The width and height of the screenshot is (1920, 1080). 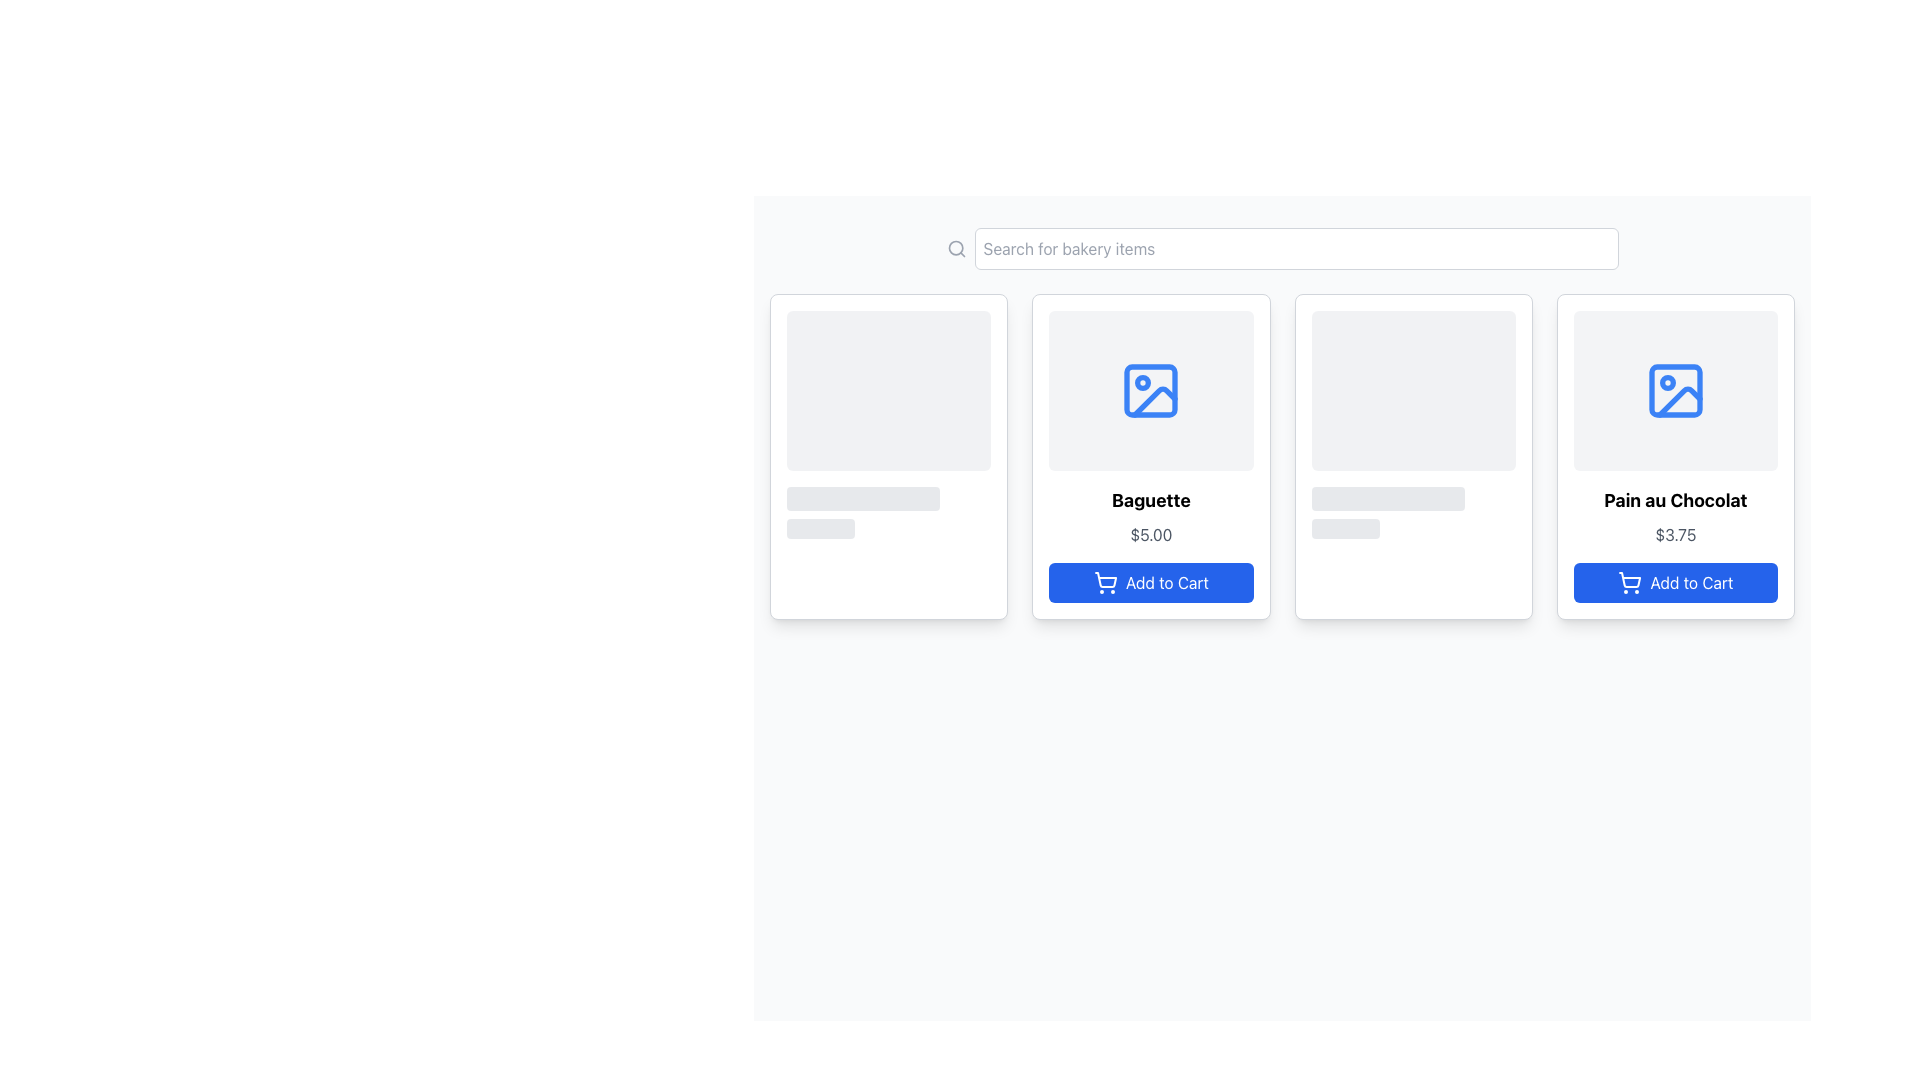 What do you see at coordinates (1667, 382) in the screenshot?
I see `the Iconic indicator located within the image placeholder of the 'Pain au Chocolat' product card, which is the third card from the left in the rightmost column` at bounding box center [1667, 382].